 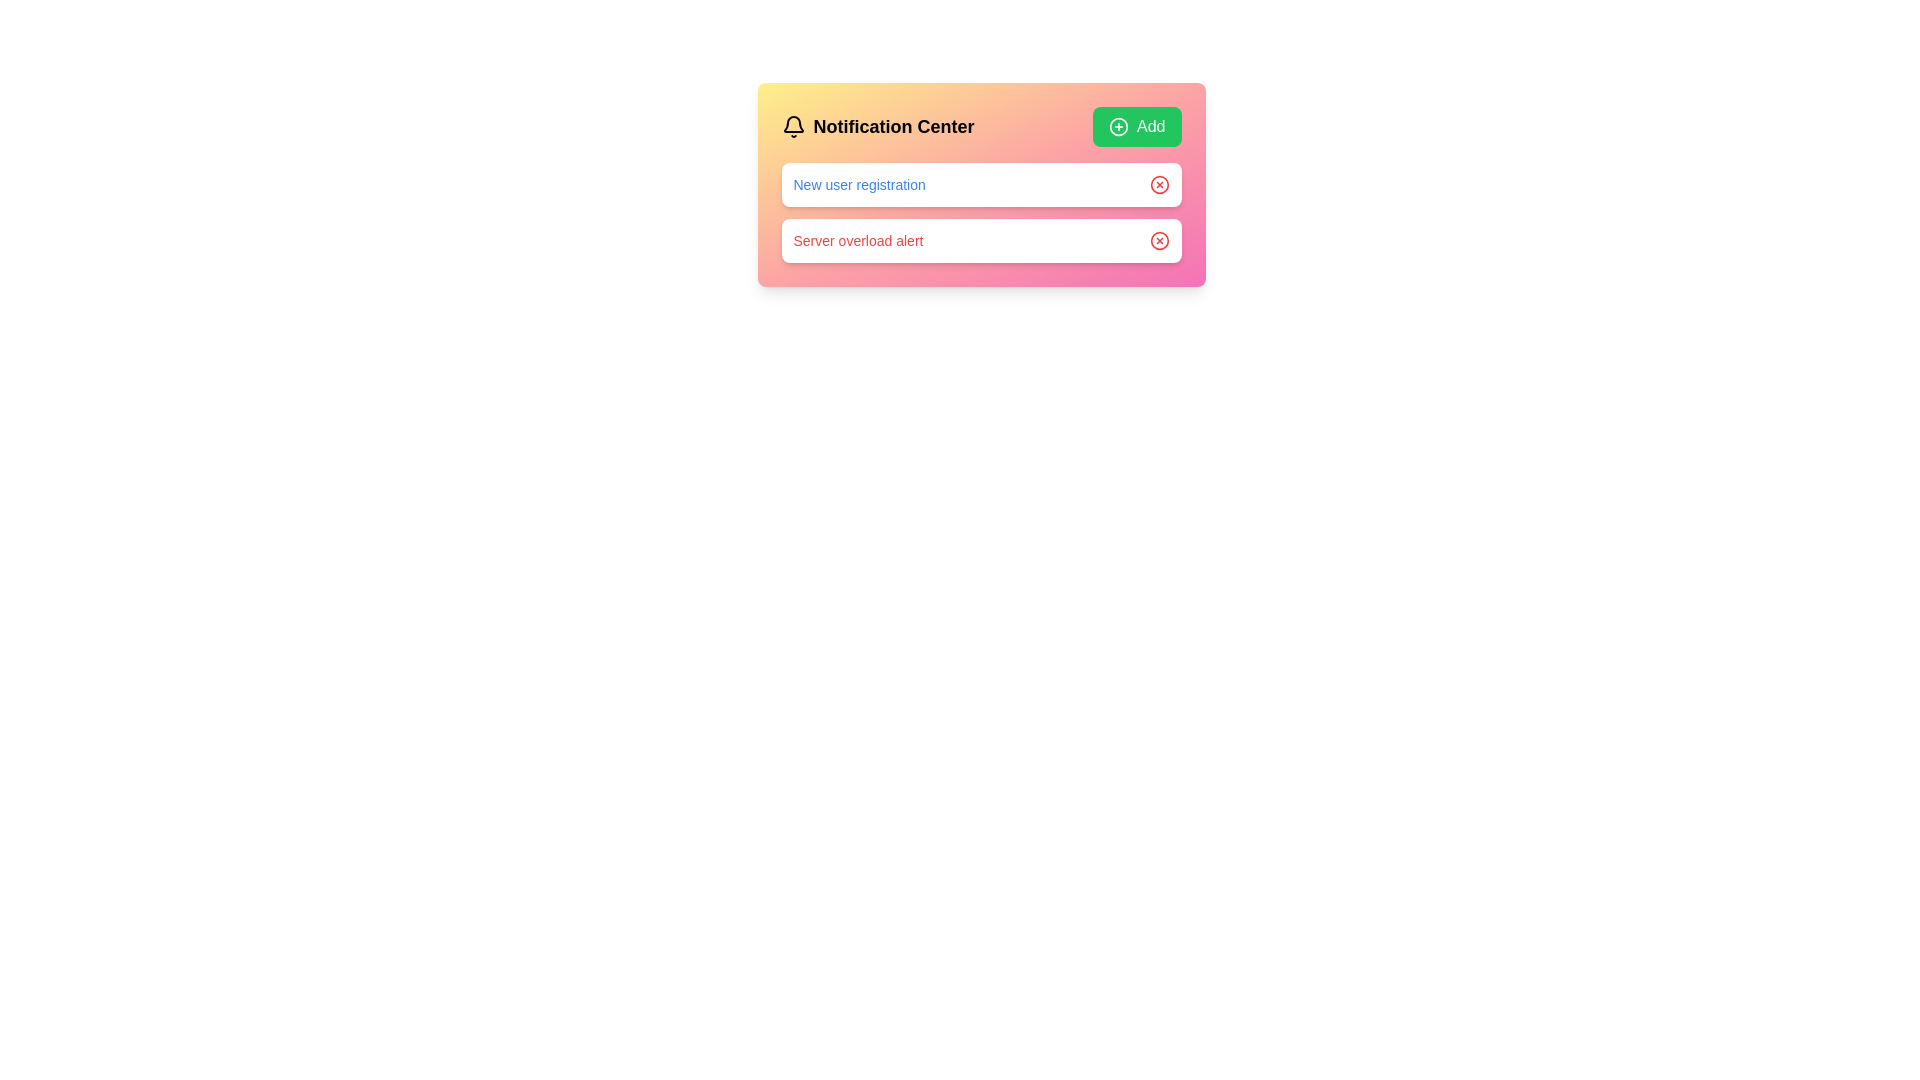 What do you see at coordinates (1137, 127) in the screenshot?
I see `the green rectangular button with rounded corners that has a white plus symbol followed by the text 'Add'` at bounding box center [1137, 127].